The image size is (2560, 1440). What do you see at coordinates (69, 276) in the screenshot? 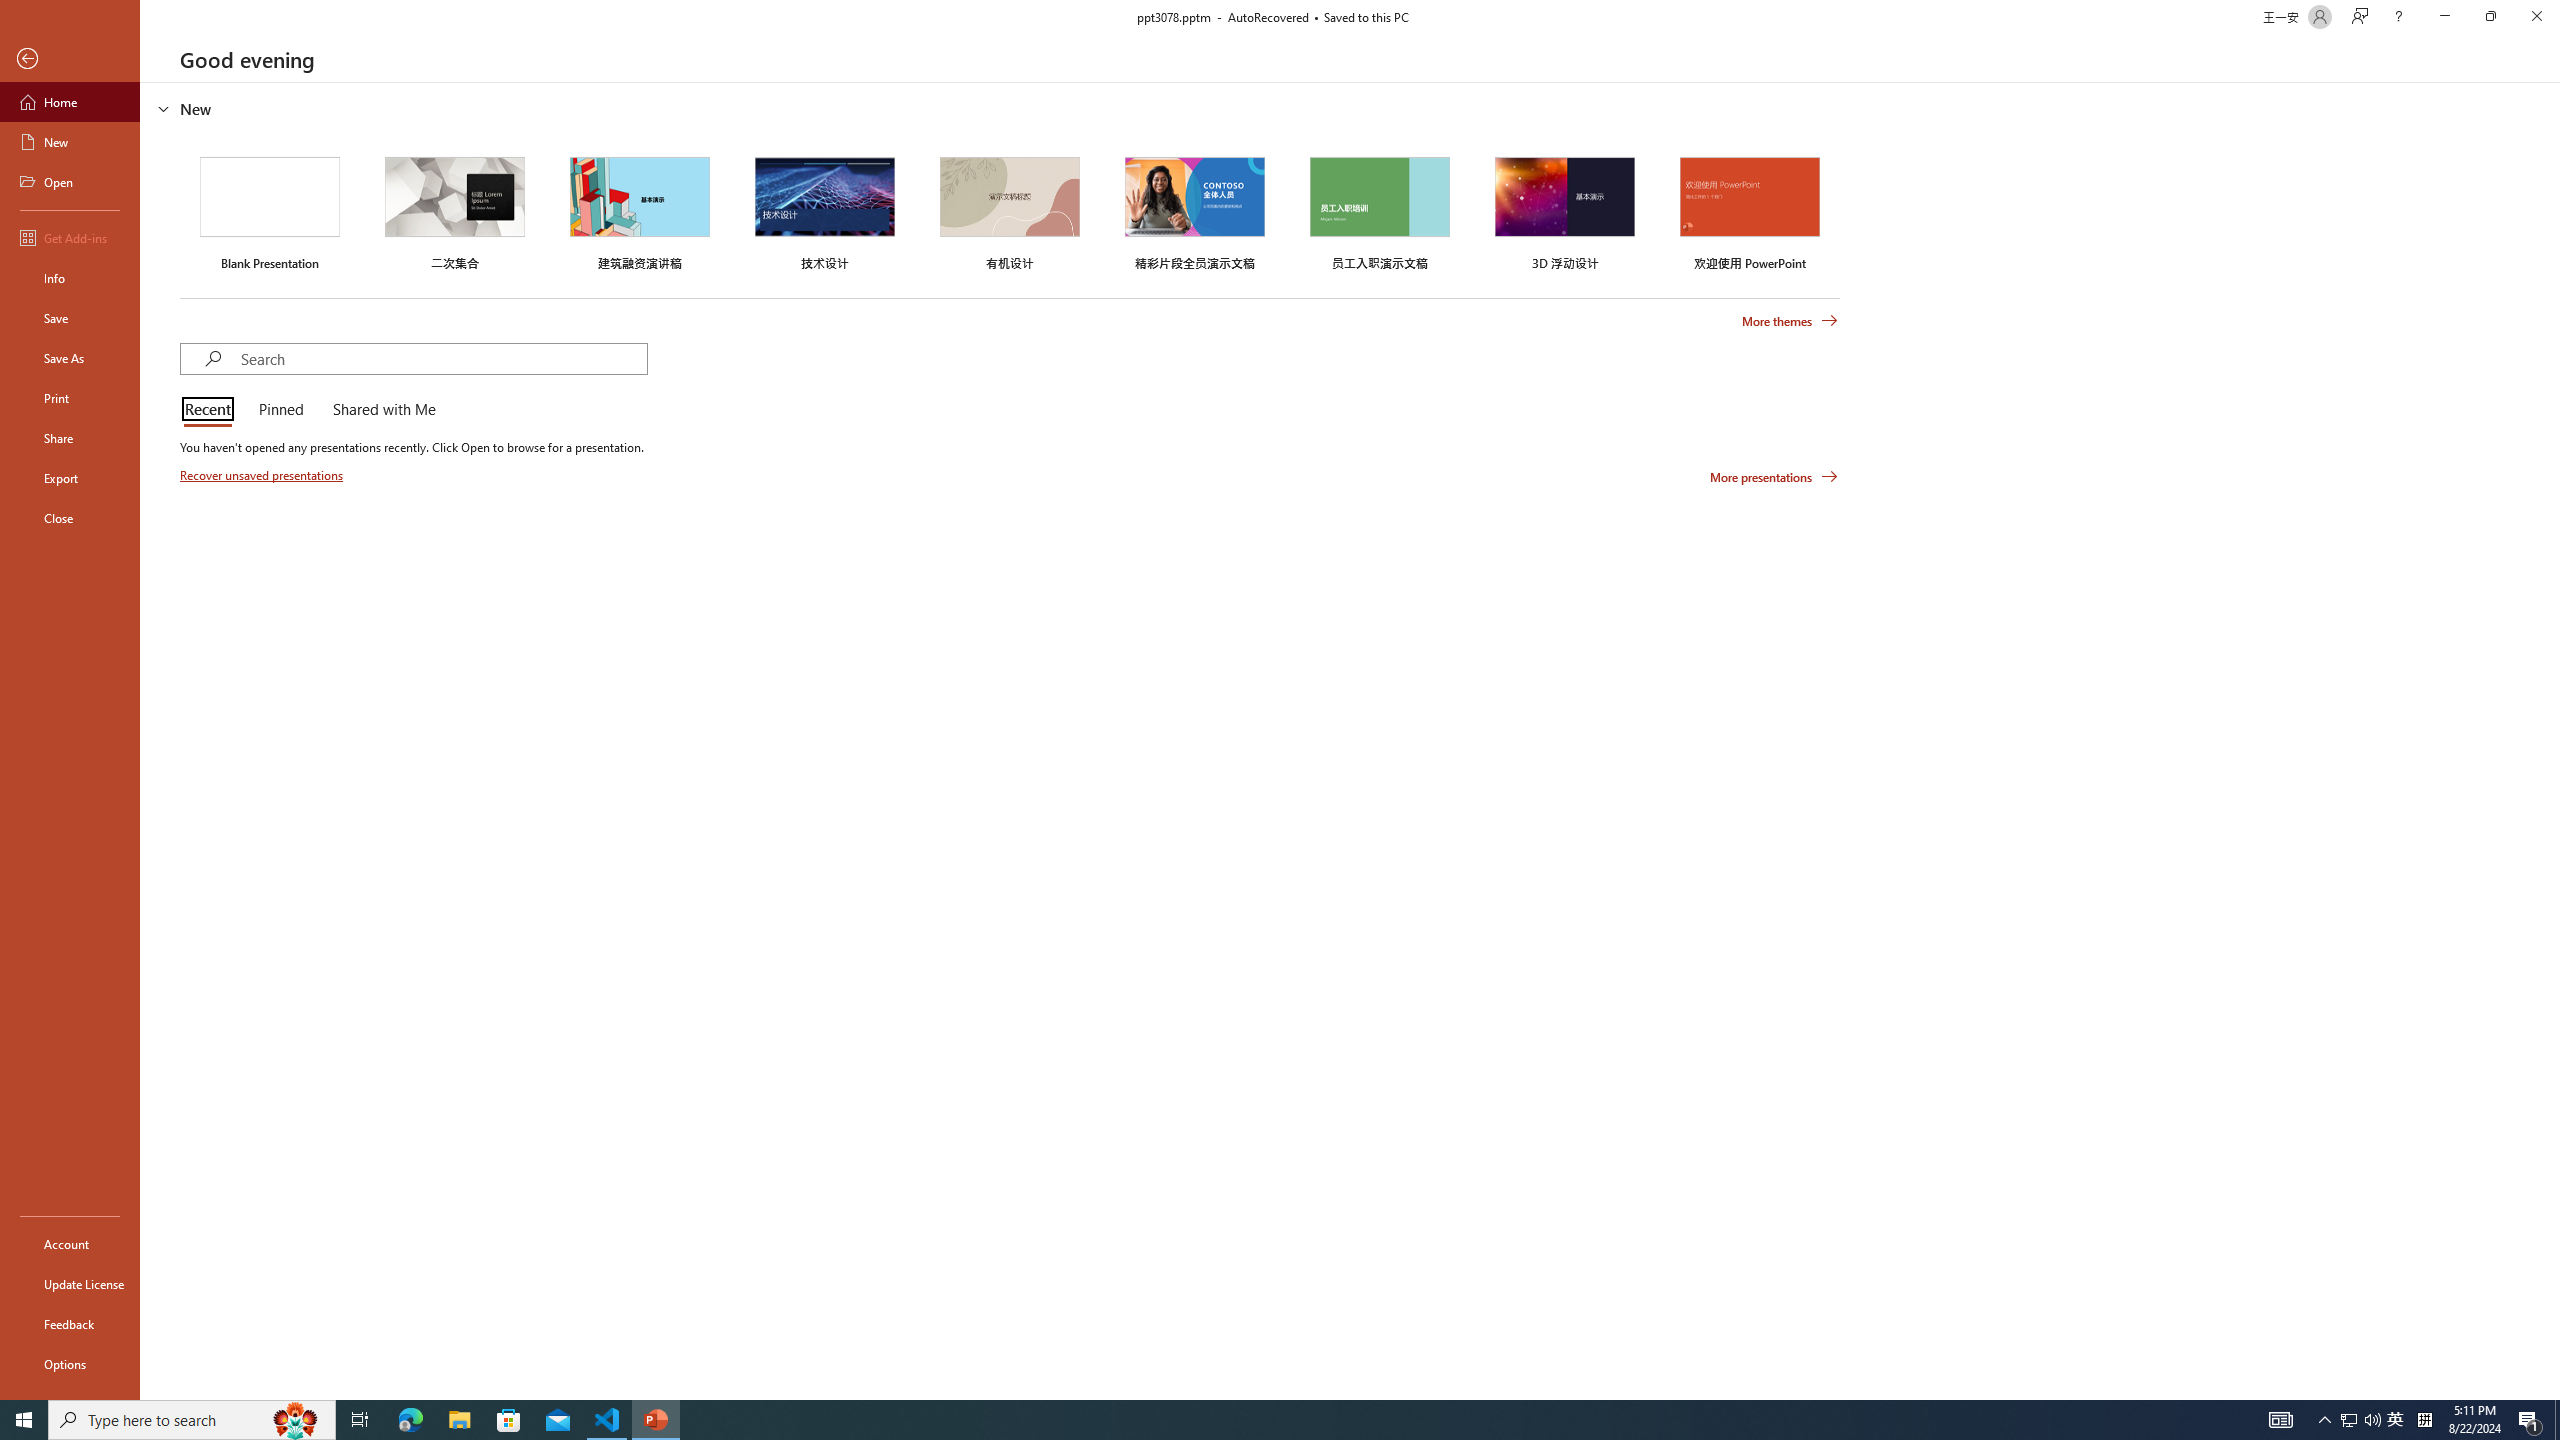
I see `'Info'` at bounding box center [69, 276].